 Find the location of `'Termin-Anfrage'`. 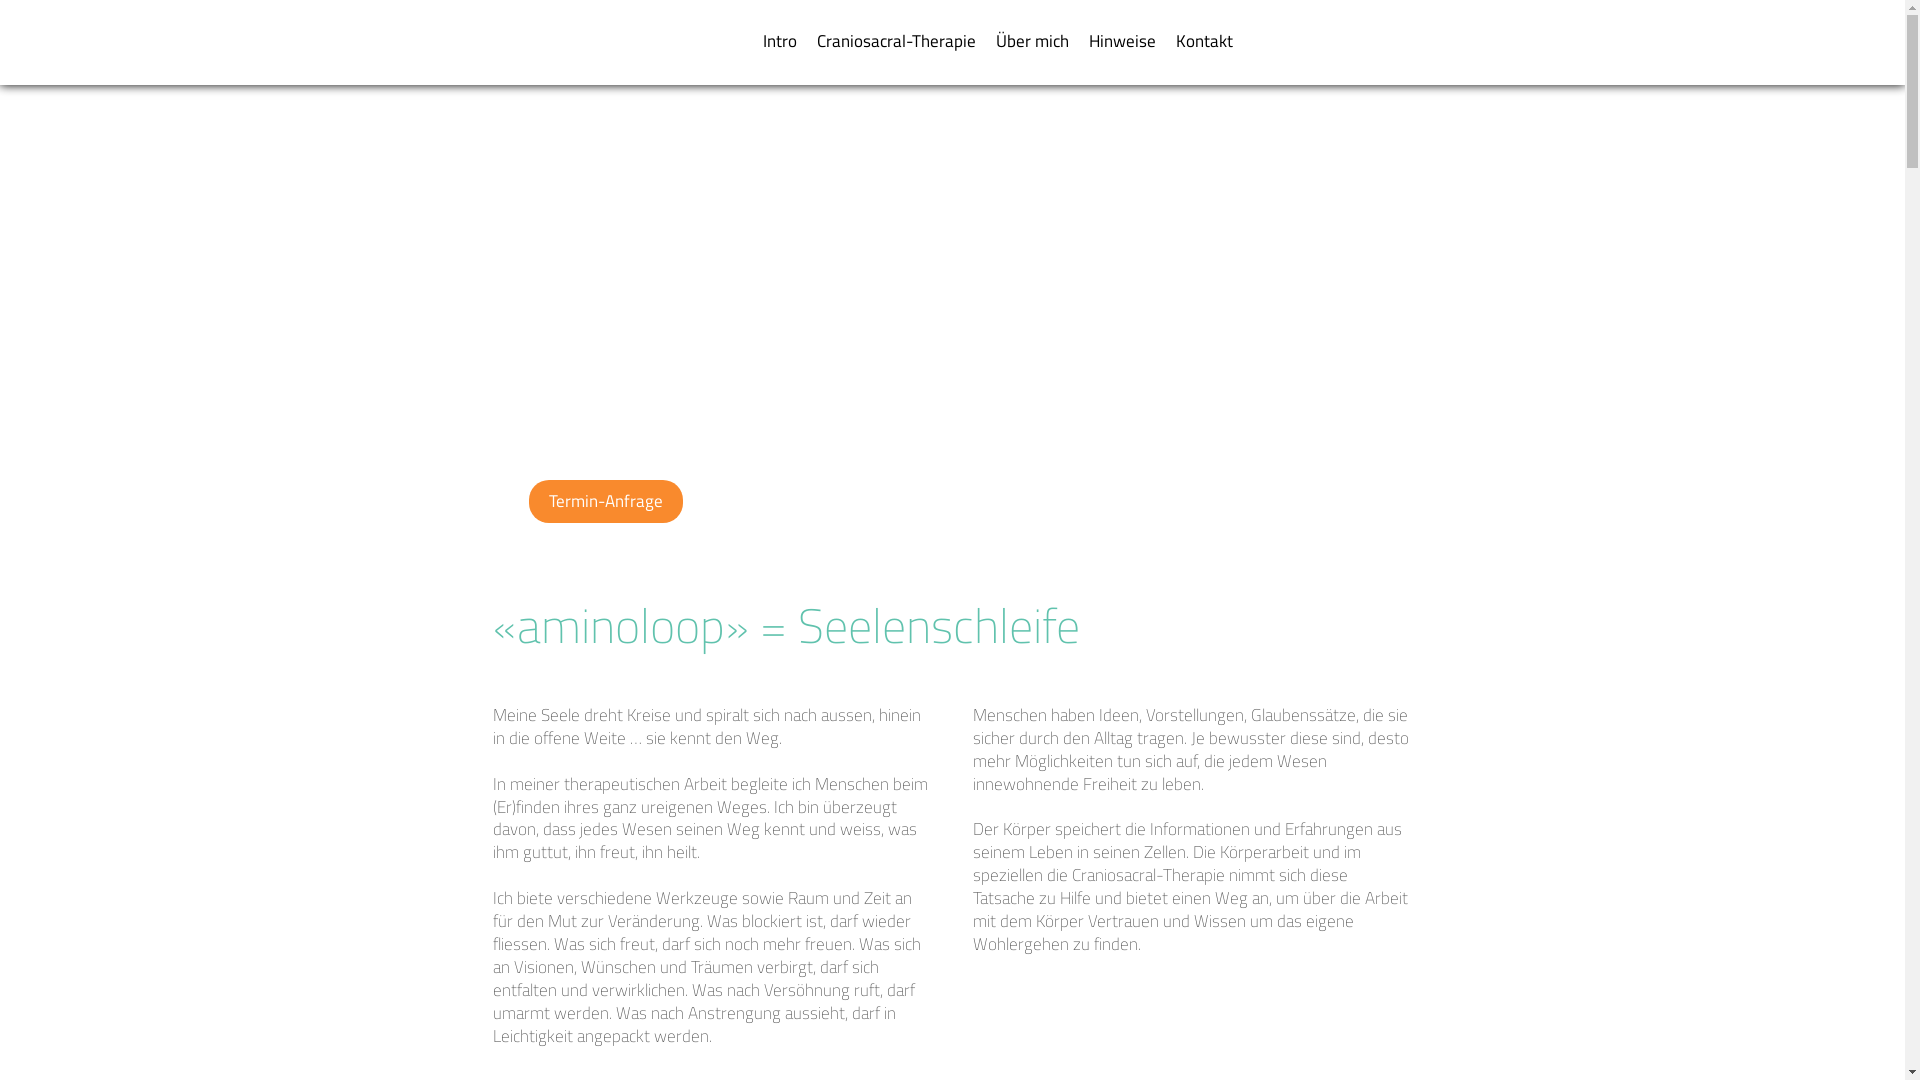

'Termin-Anfrage' is located at coordinates (603, 500).